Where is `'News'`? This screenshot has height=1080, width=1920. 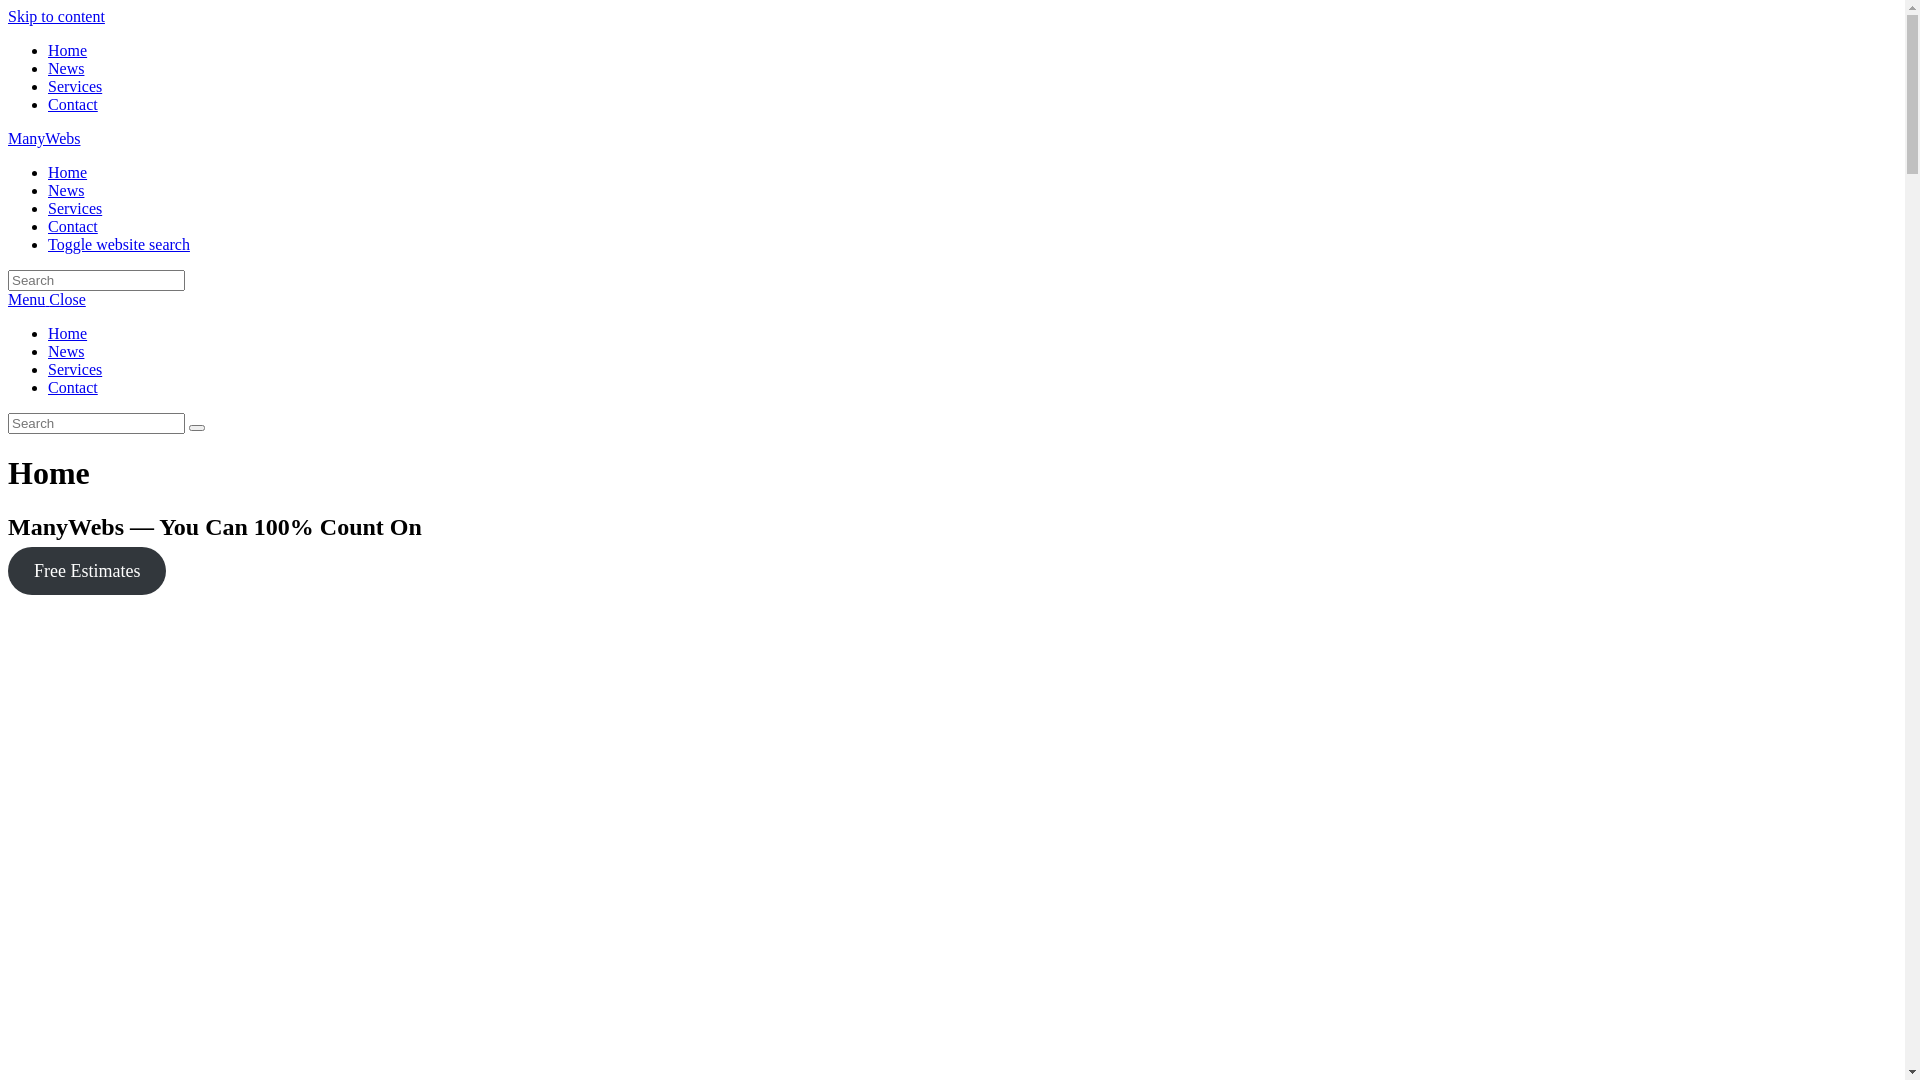
'News' is located at coordinates (66, 190).